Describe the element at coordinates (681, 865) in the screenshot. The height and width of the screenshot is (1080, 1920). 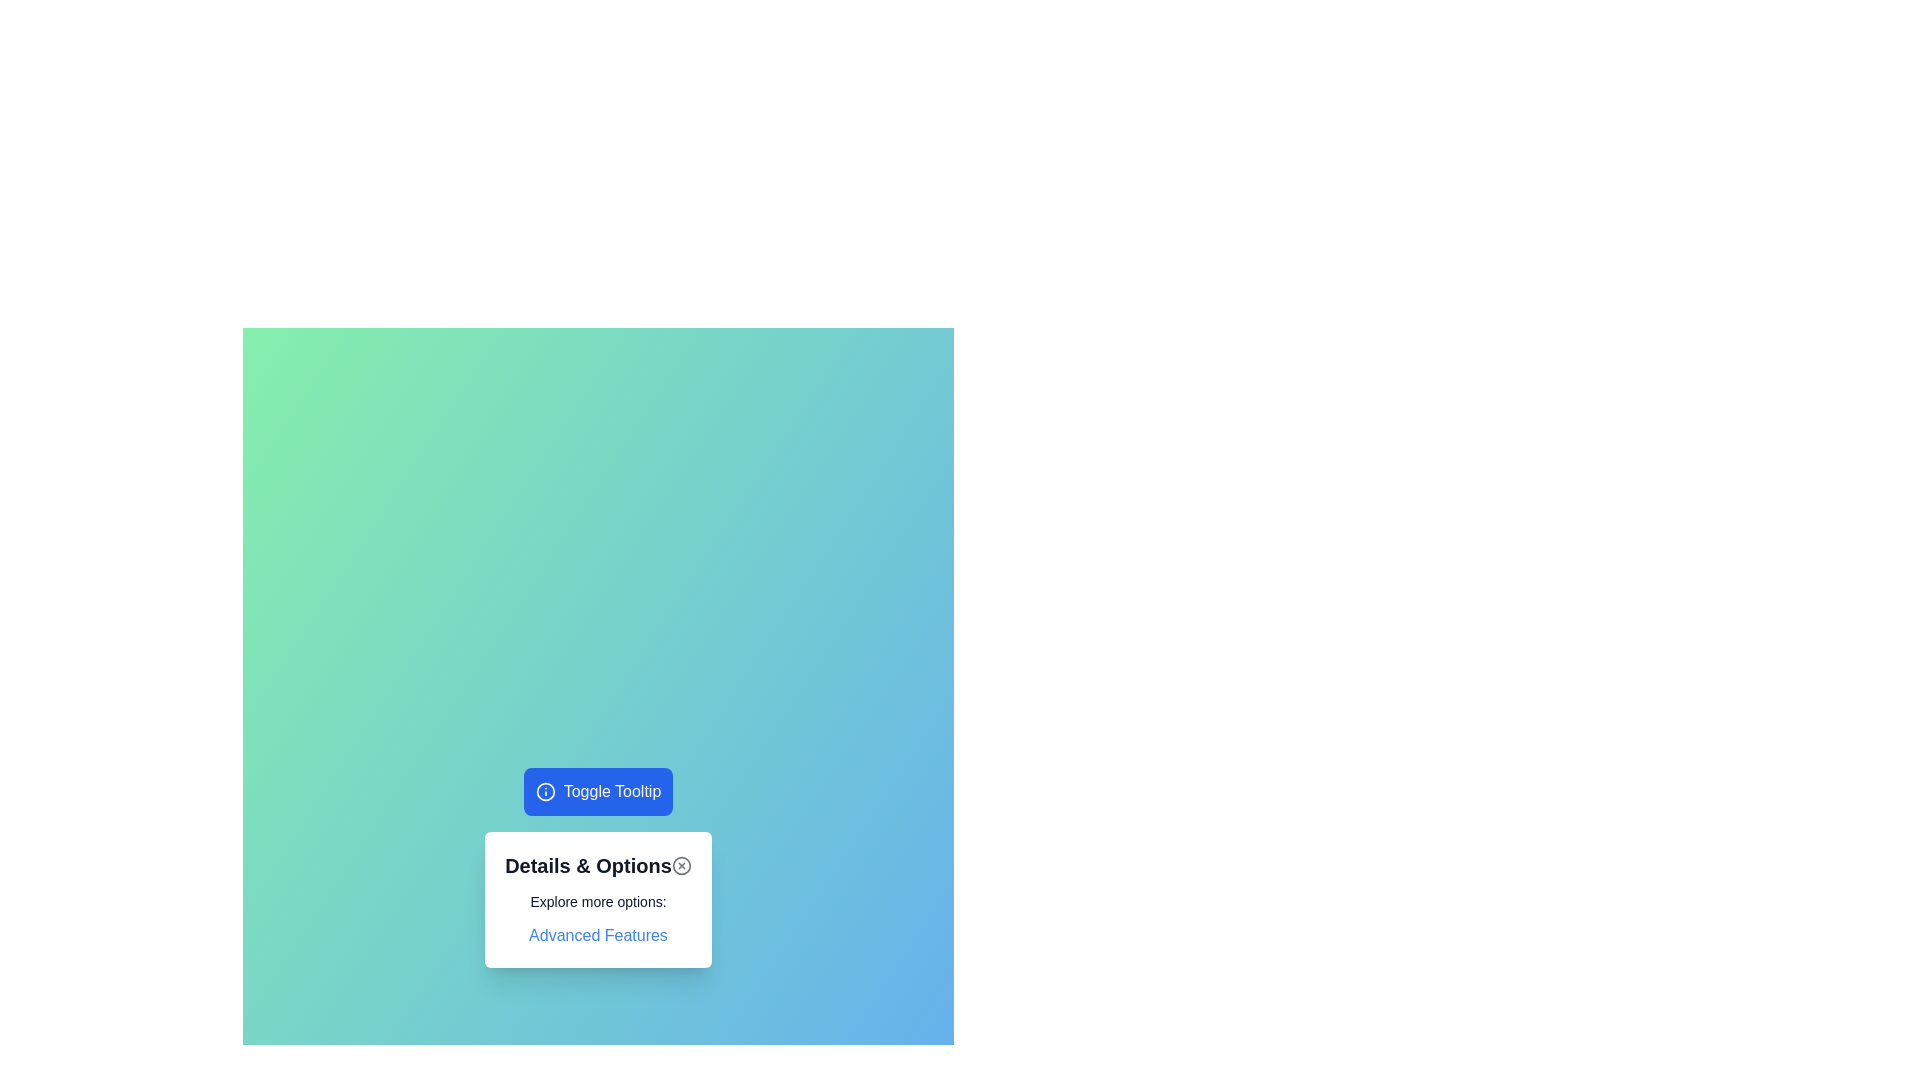
I see `the circular icon with a thin border that is part of the 'Details & Options' graphical icon` at that location.